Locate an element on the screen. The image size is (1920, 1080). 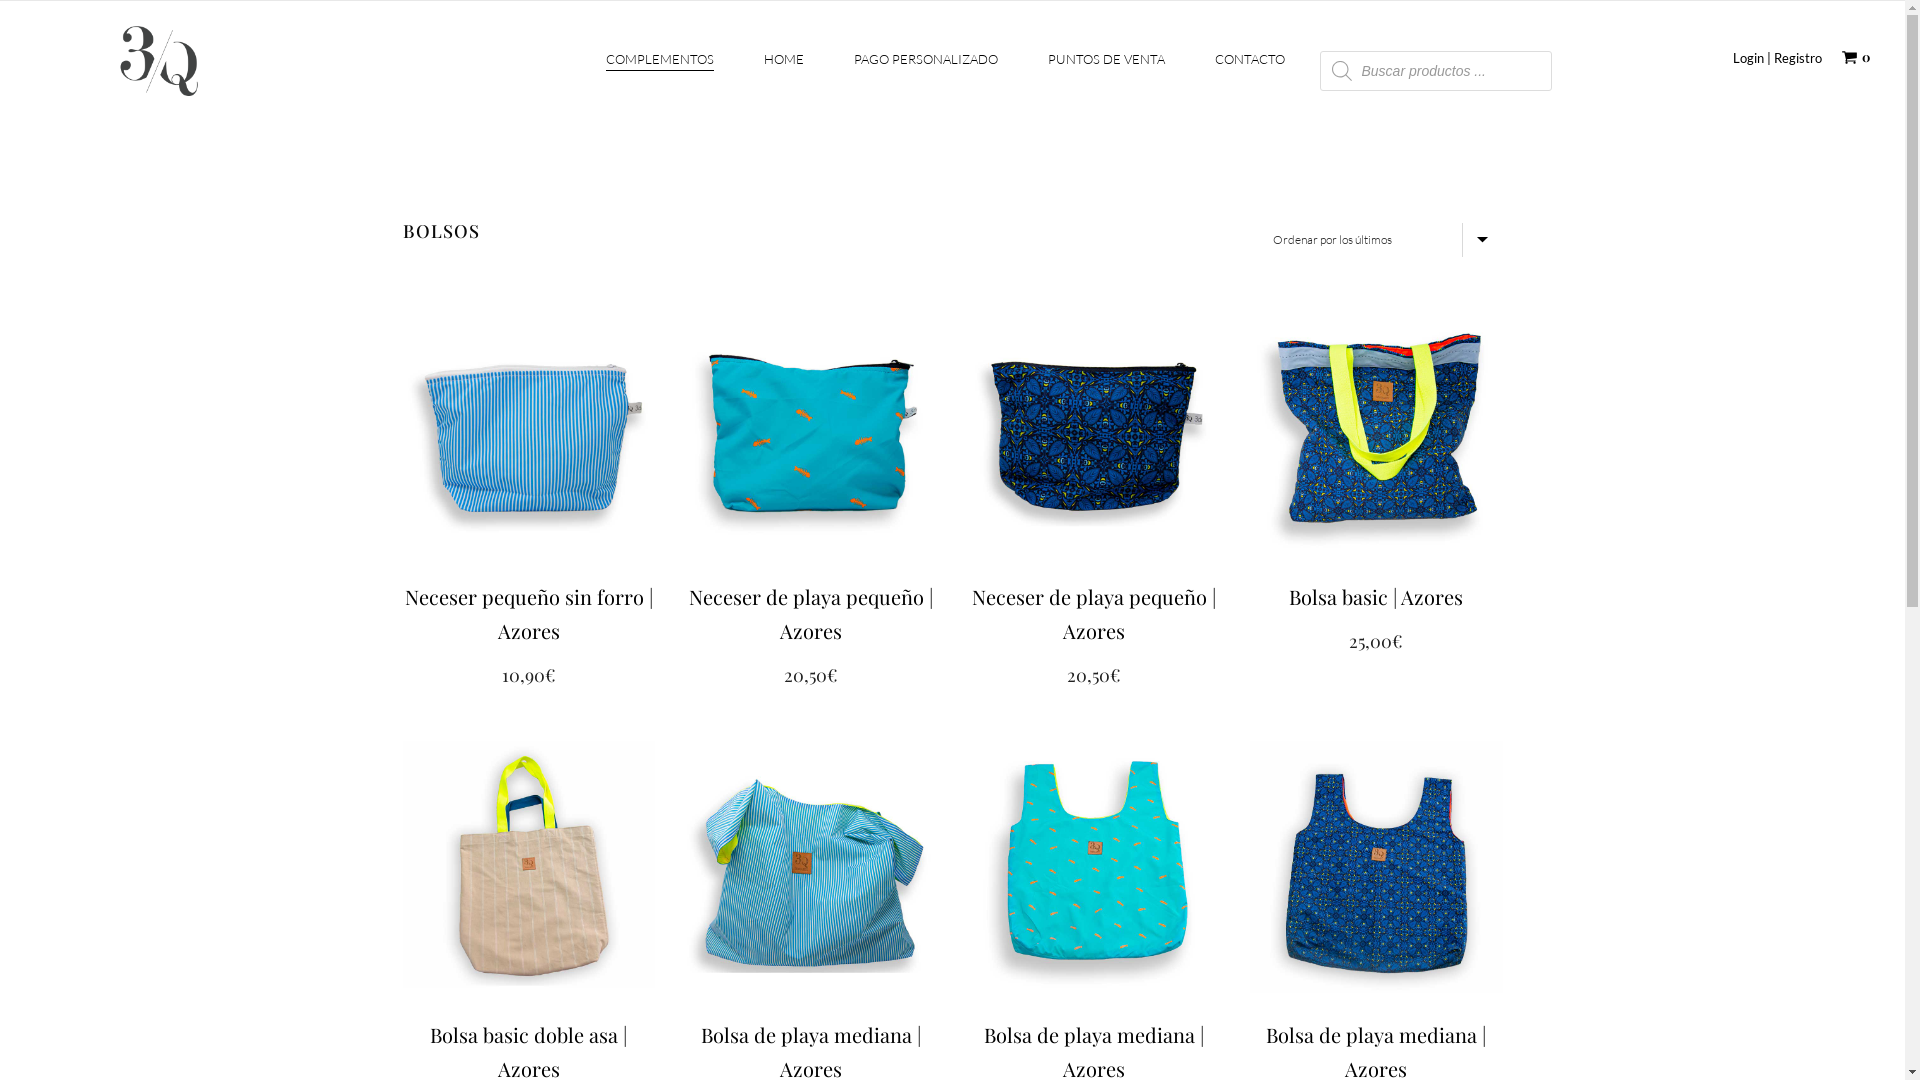
'Login | Registro' is located at coordinates (1777, 56).